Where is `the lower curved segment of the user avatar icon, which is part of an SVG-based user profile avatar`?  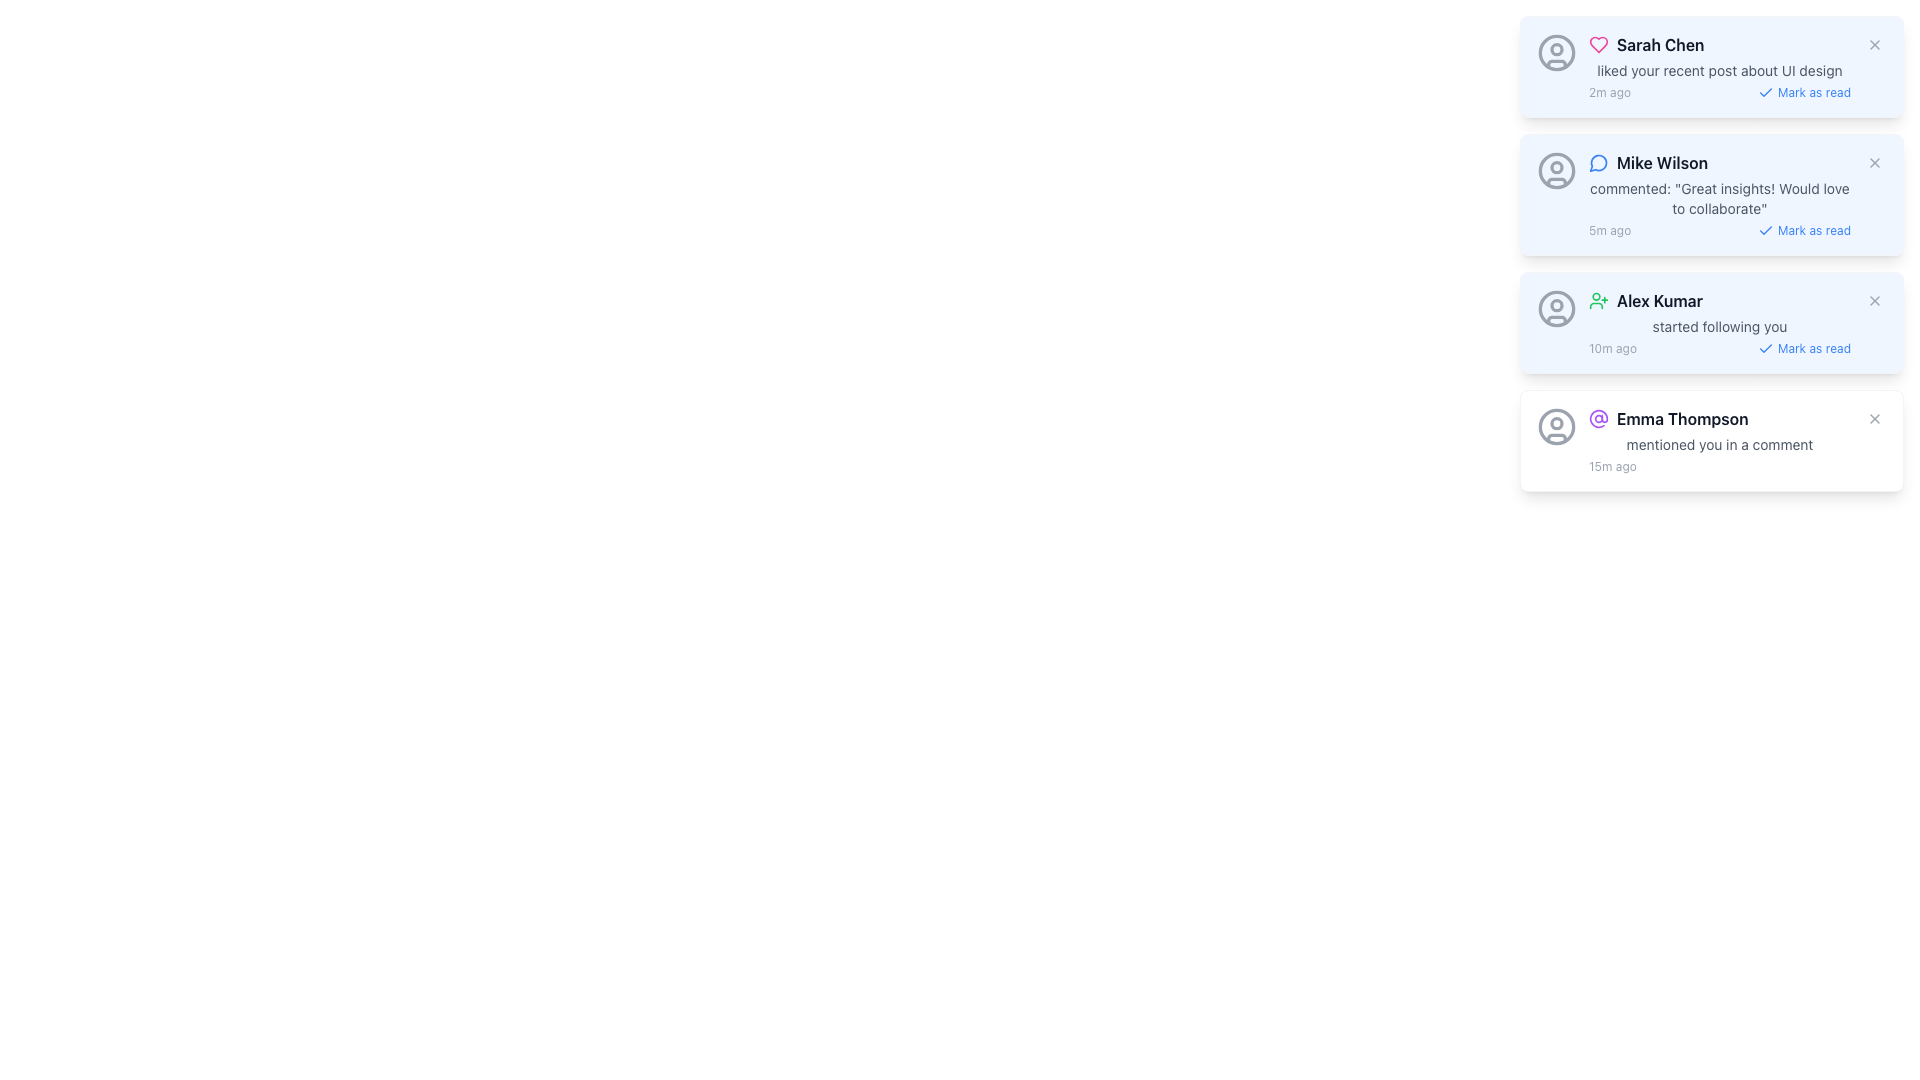
the lower curved segment of the user avatar icon, which is part of an SVG-based user profile avatar is located at coordinates (1555, 181).